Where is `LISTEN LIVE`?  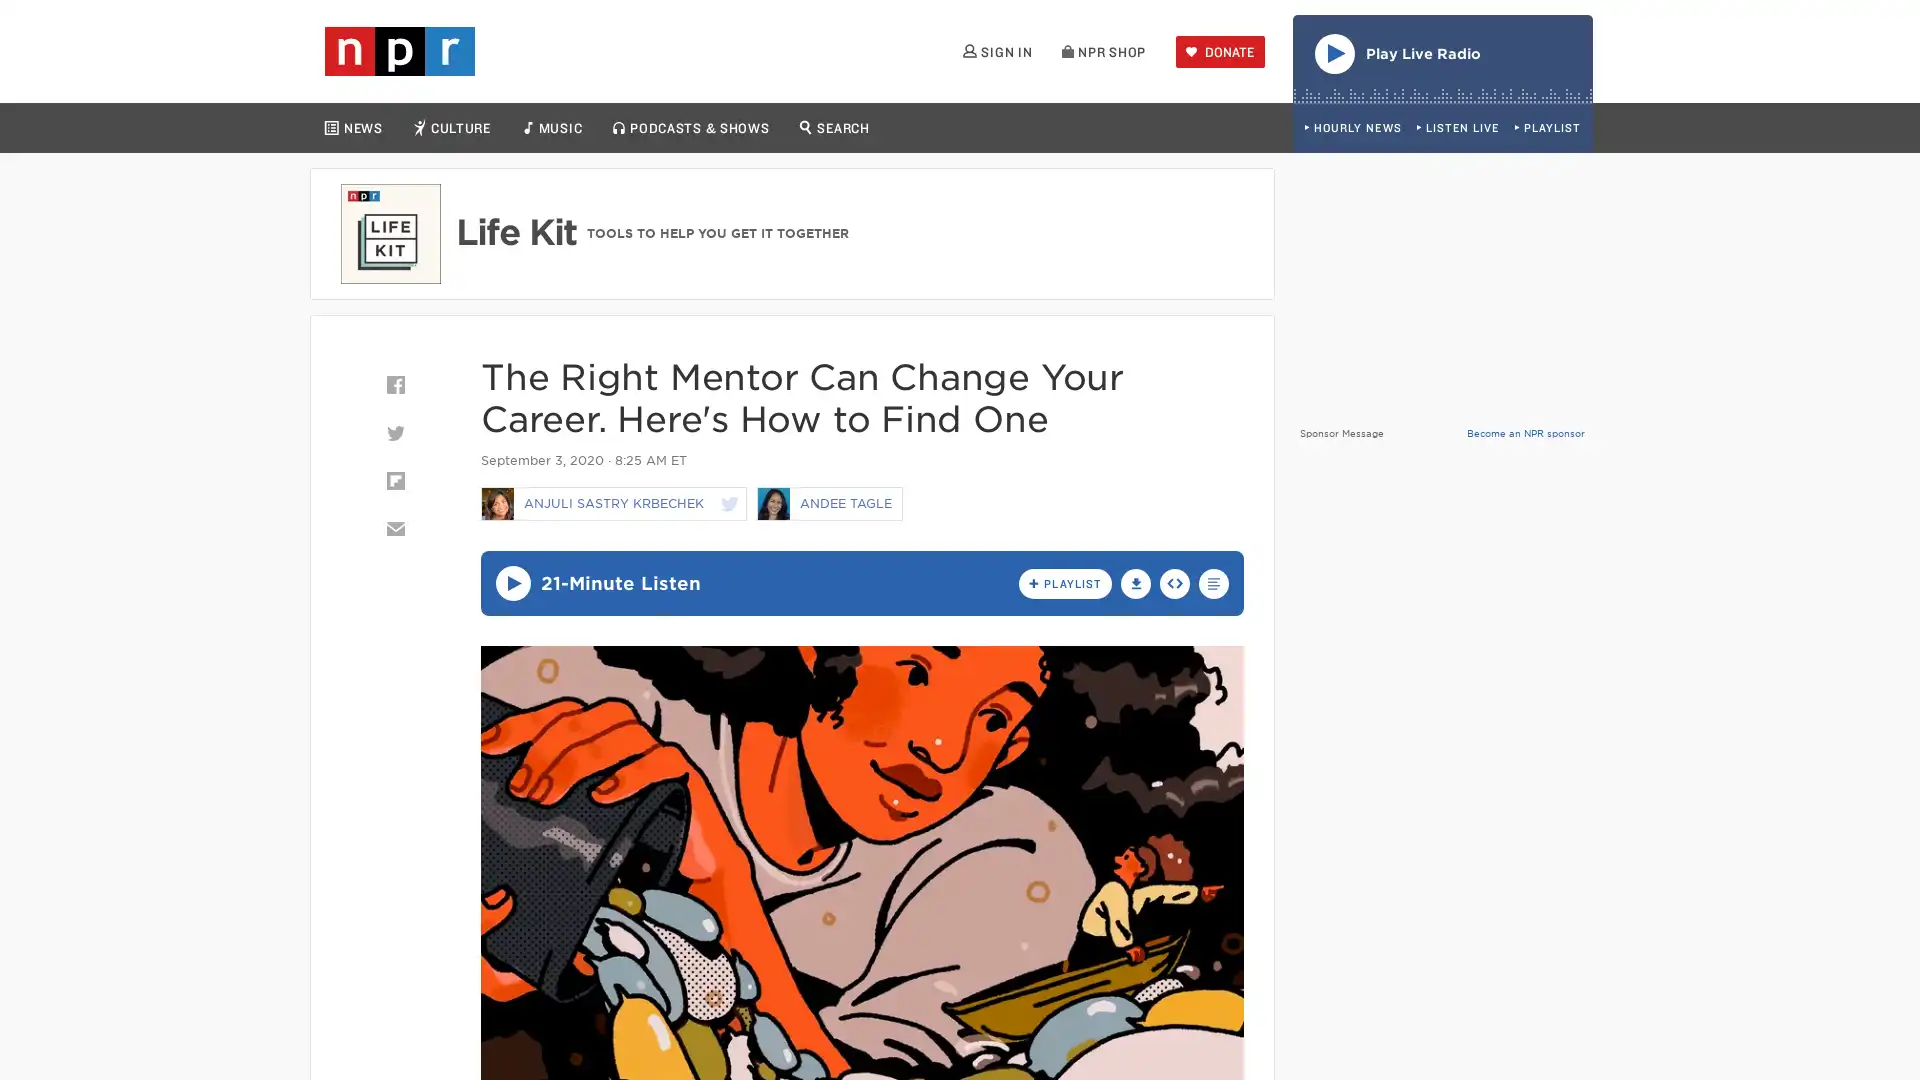 LISTEN LIVE is located at coordinates (1457, 128).